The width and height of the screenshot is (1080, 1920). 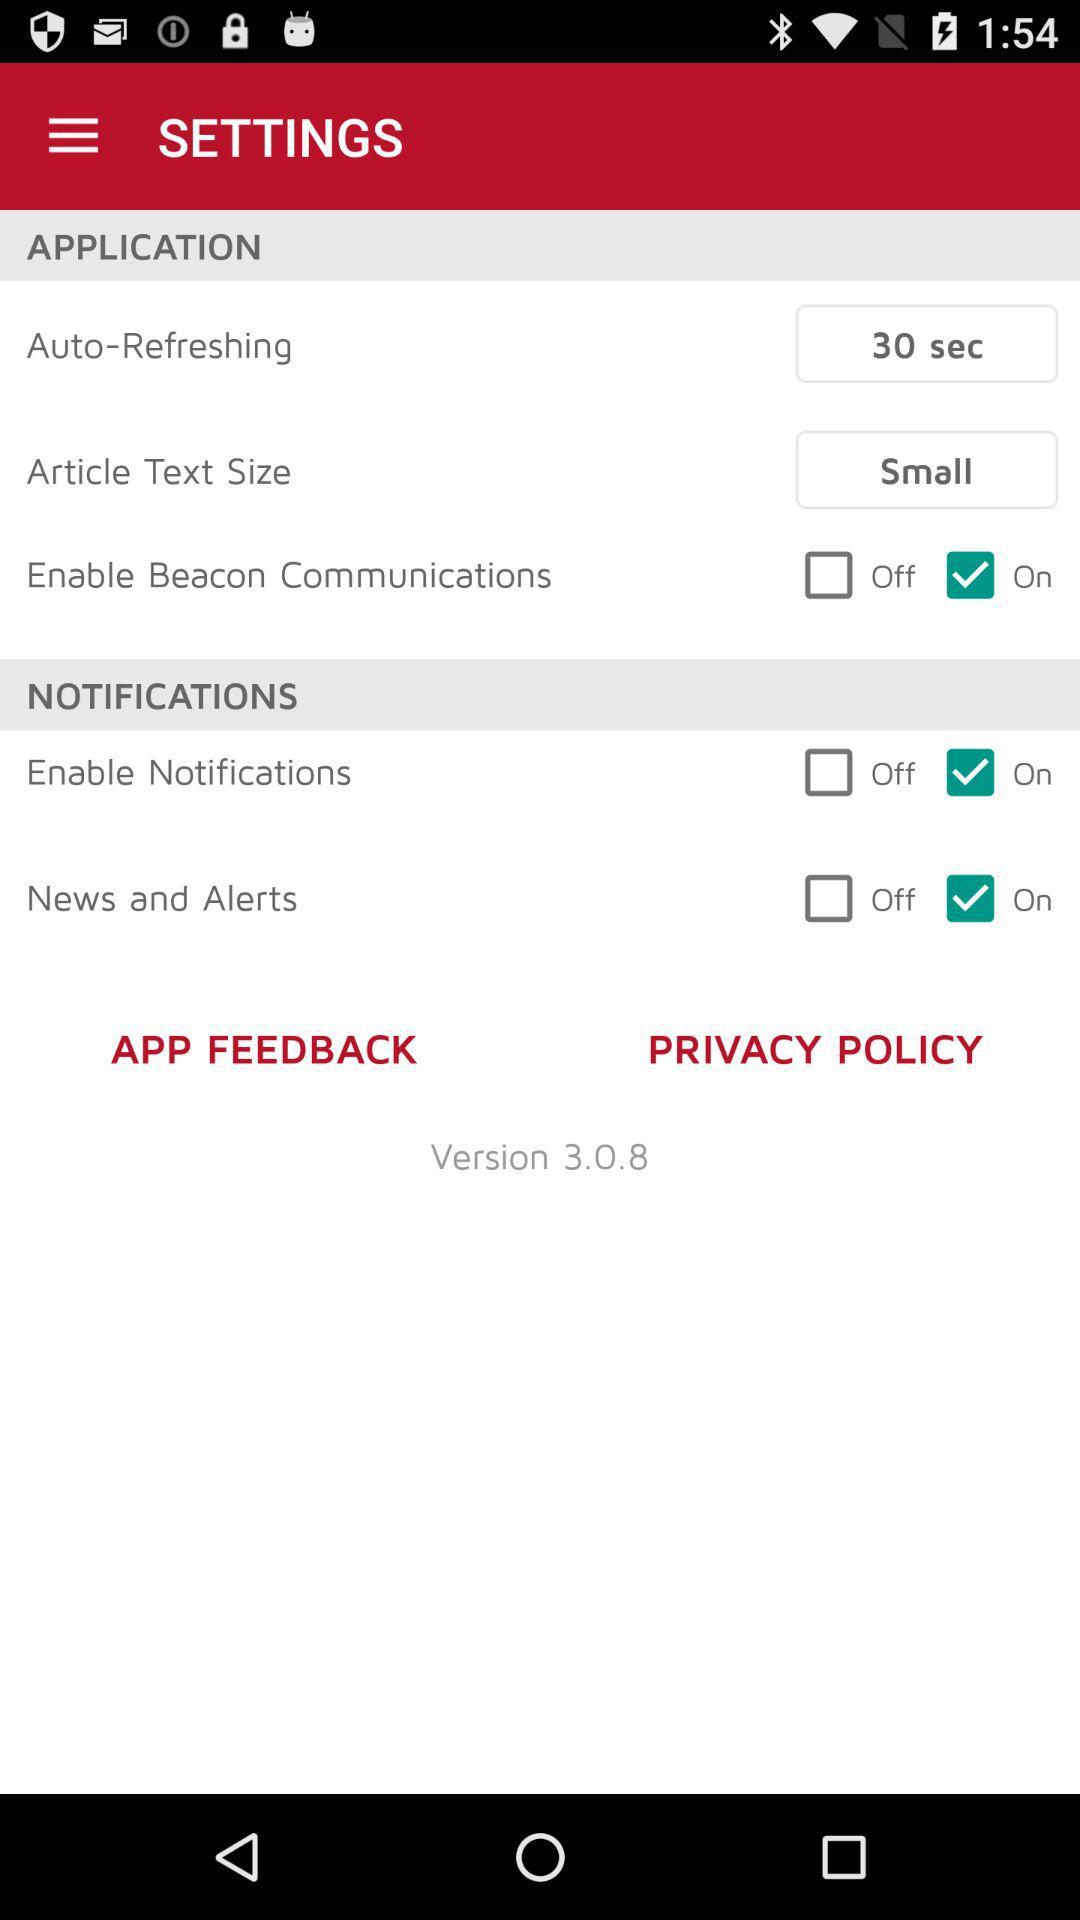 What do you see at coordinates (72, 135) in the screenshot?
I see `item to the left of the settings` at bounding box center [72, 135].